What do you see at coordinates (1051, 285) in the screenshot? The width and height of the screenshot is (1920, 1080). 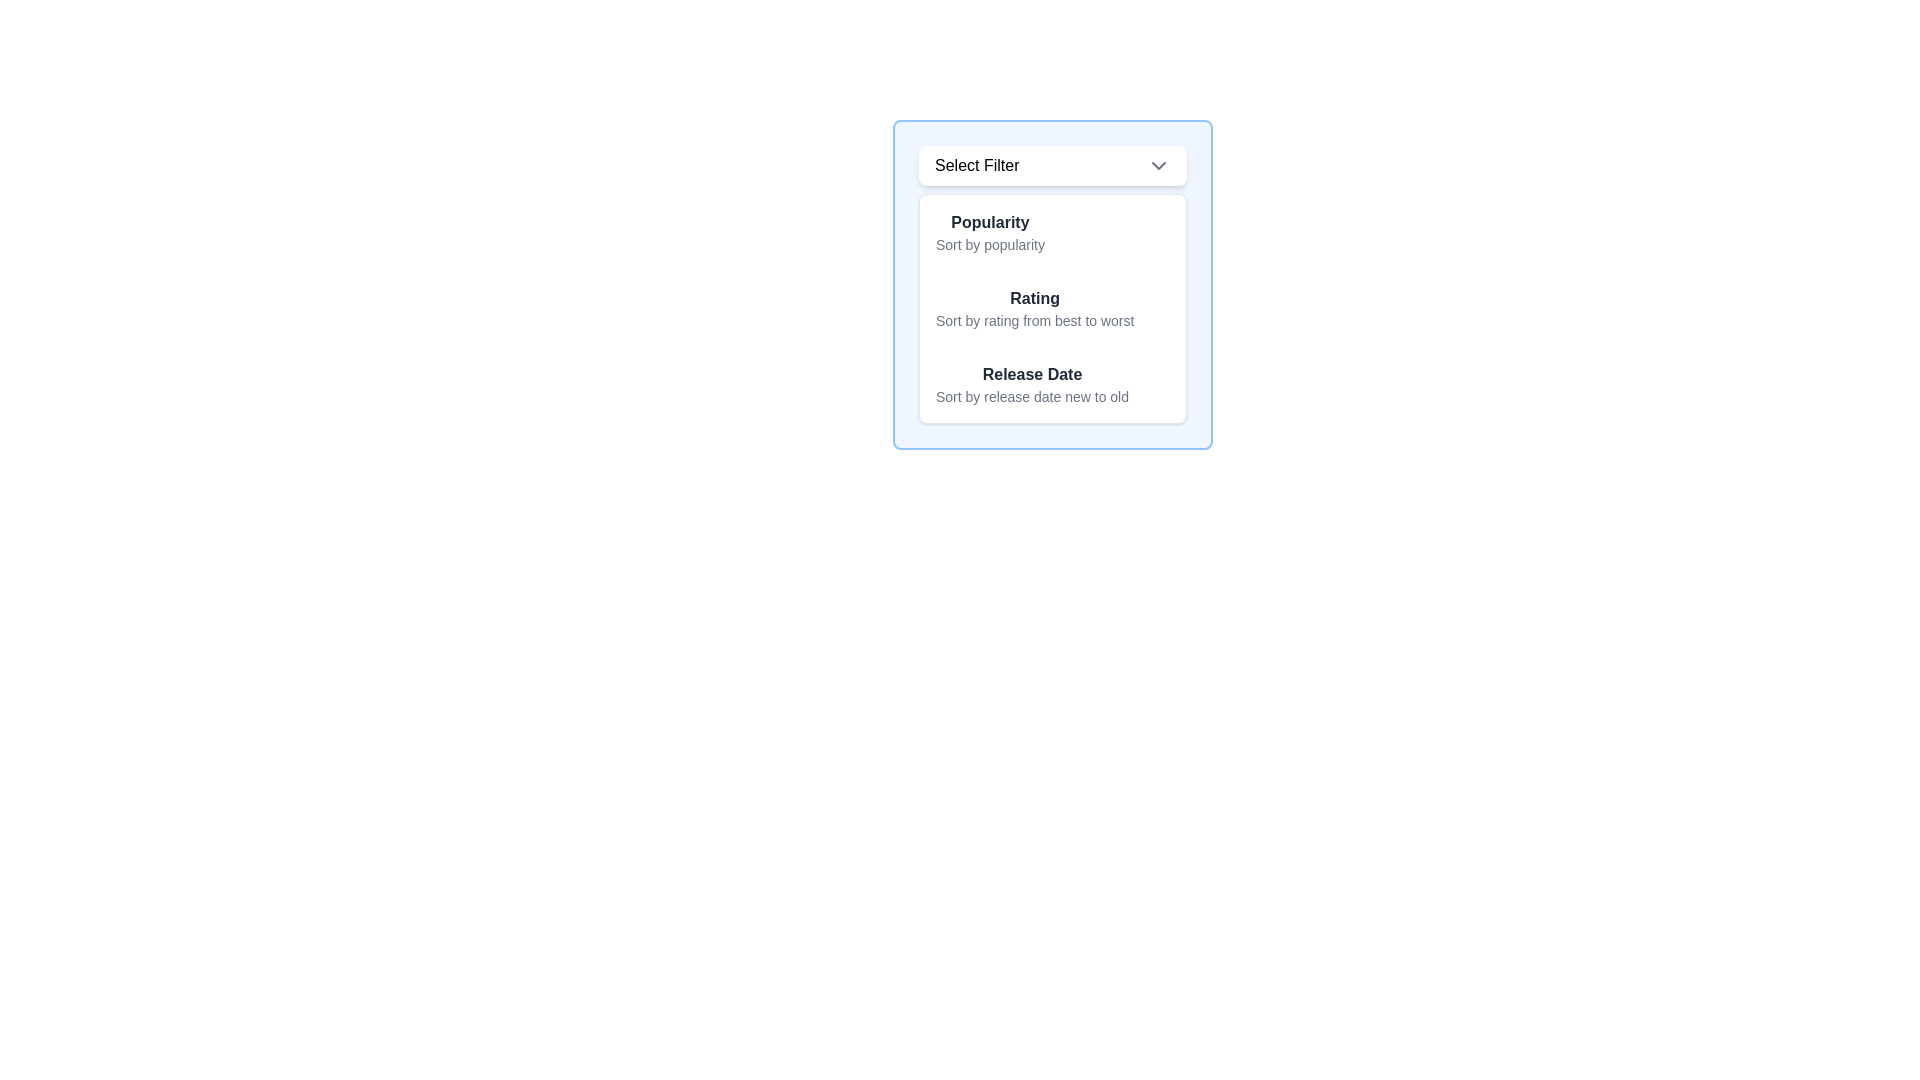 I see `the second option in the dropdown menu that allows sorting items by rating, which is located between 'Popularity' and 'Release Date'` at bounding box center [1051, 285].